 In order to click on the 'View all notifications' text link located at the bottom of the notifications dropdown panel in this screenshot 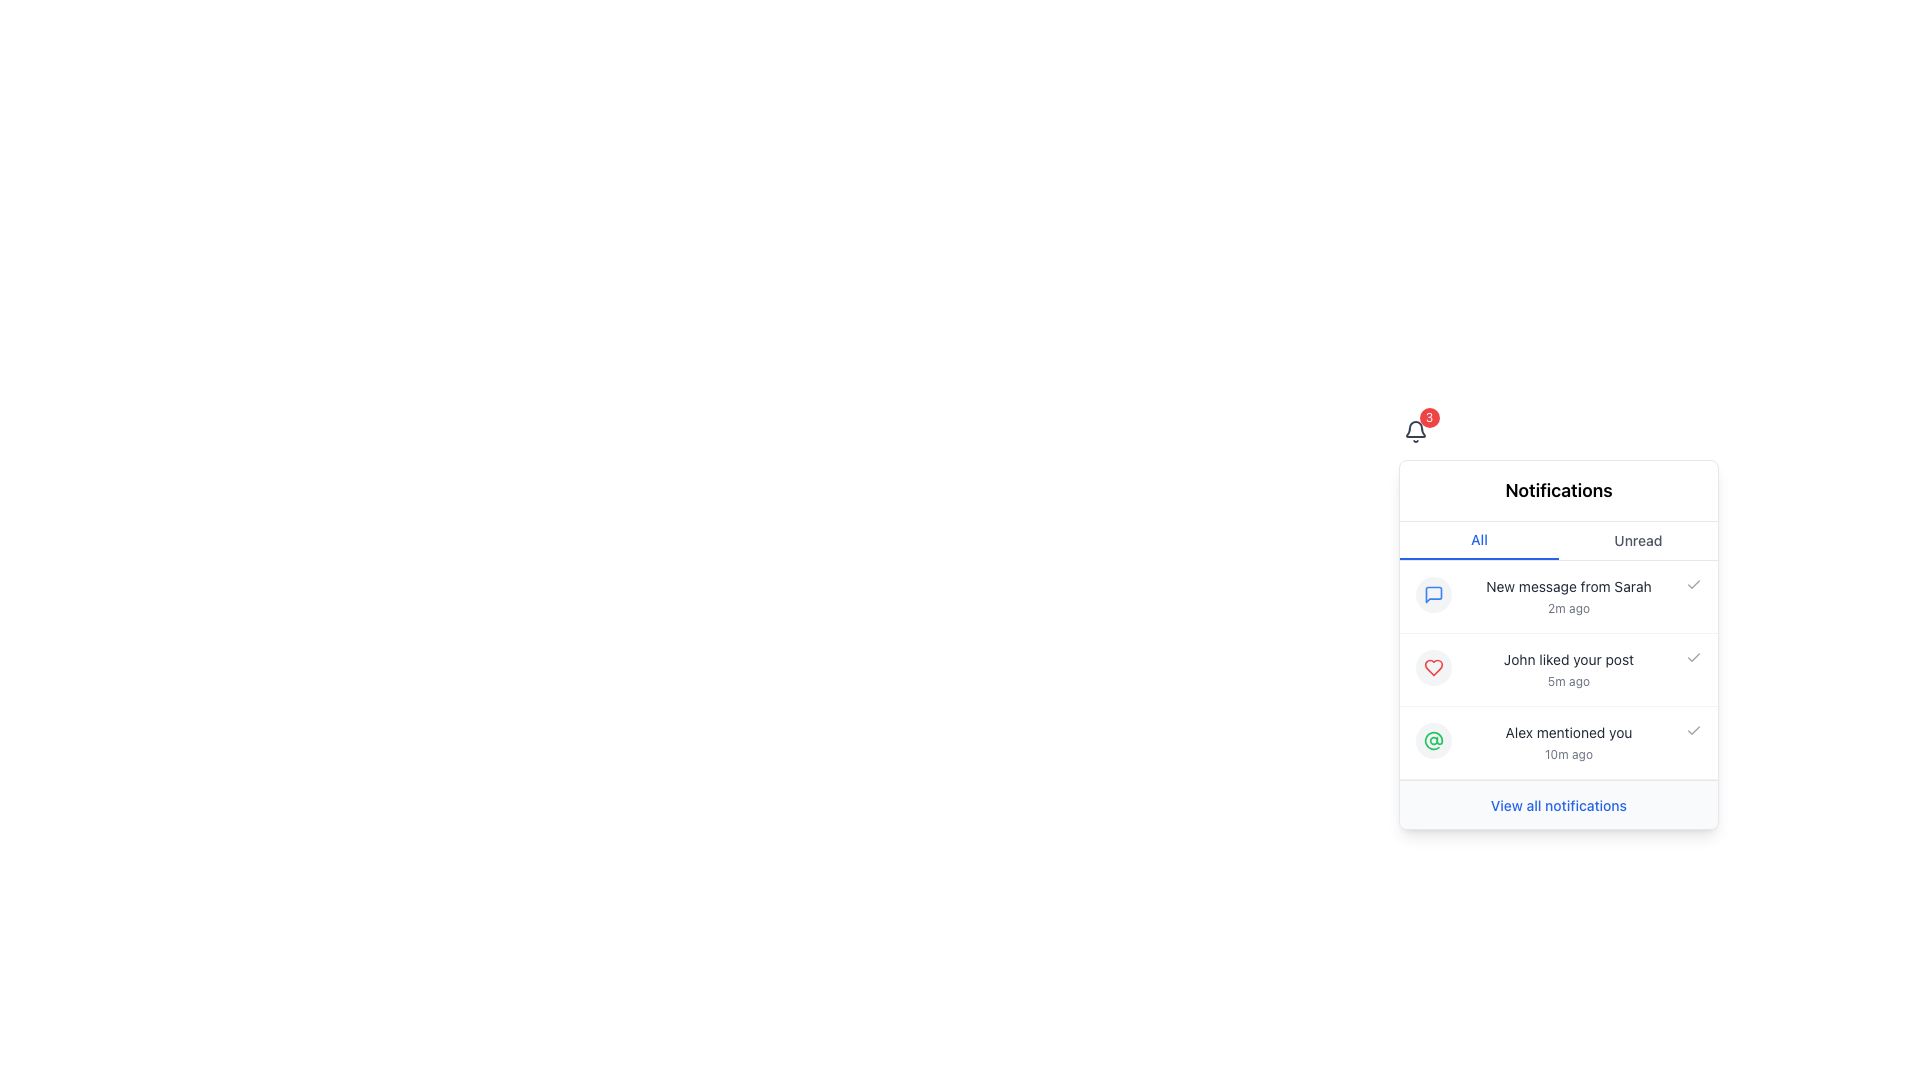, I will do `click(1558, 802)`.